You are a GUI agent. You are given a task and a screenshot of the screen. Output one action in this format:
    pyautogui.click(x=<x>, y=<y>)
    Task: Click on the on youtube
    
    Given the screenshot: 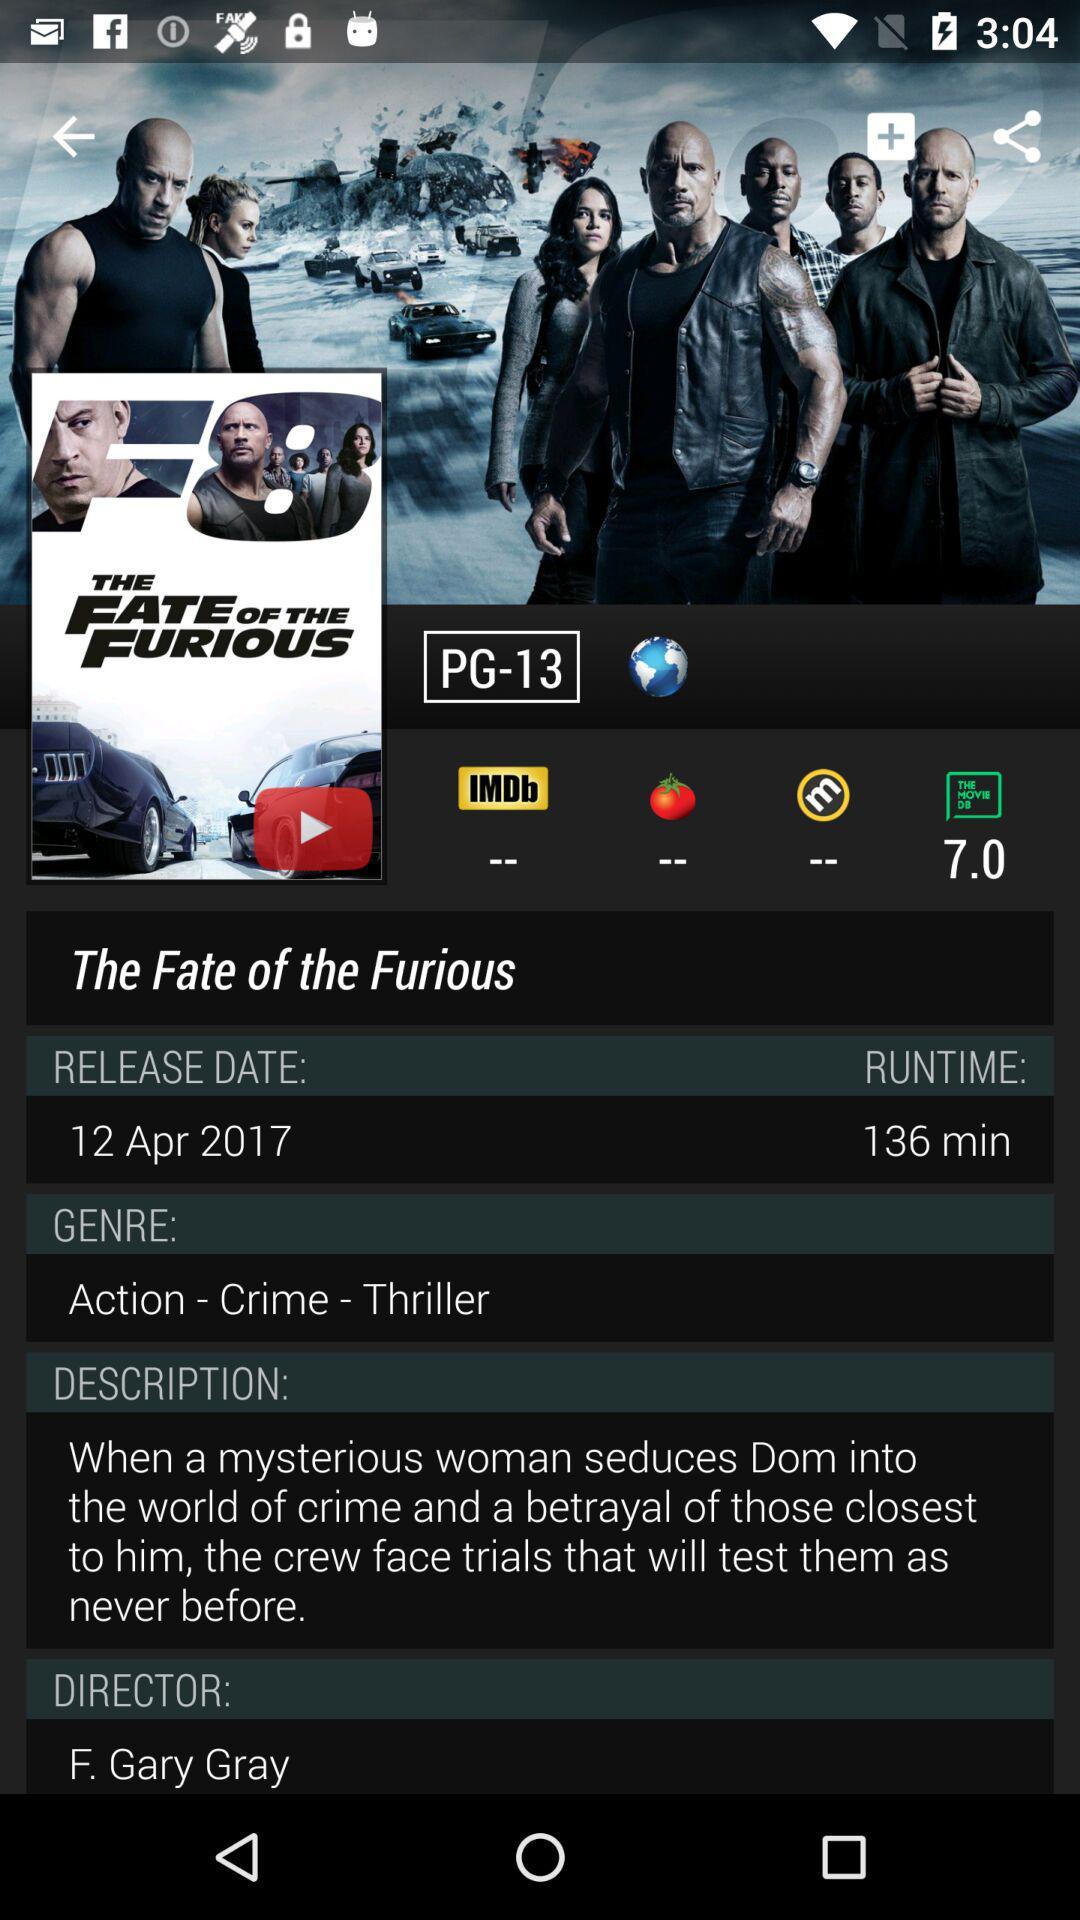 What is the action you would take?
    pyautogui.click(x=313, y=828)
    